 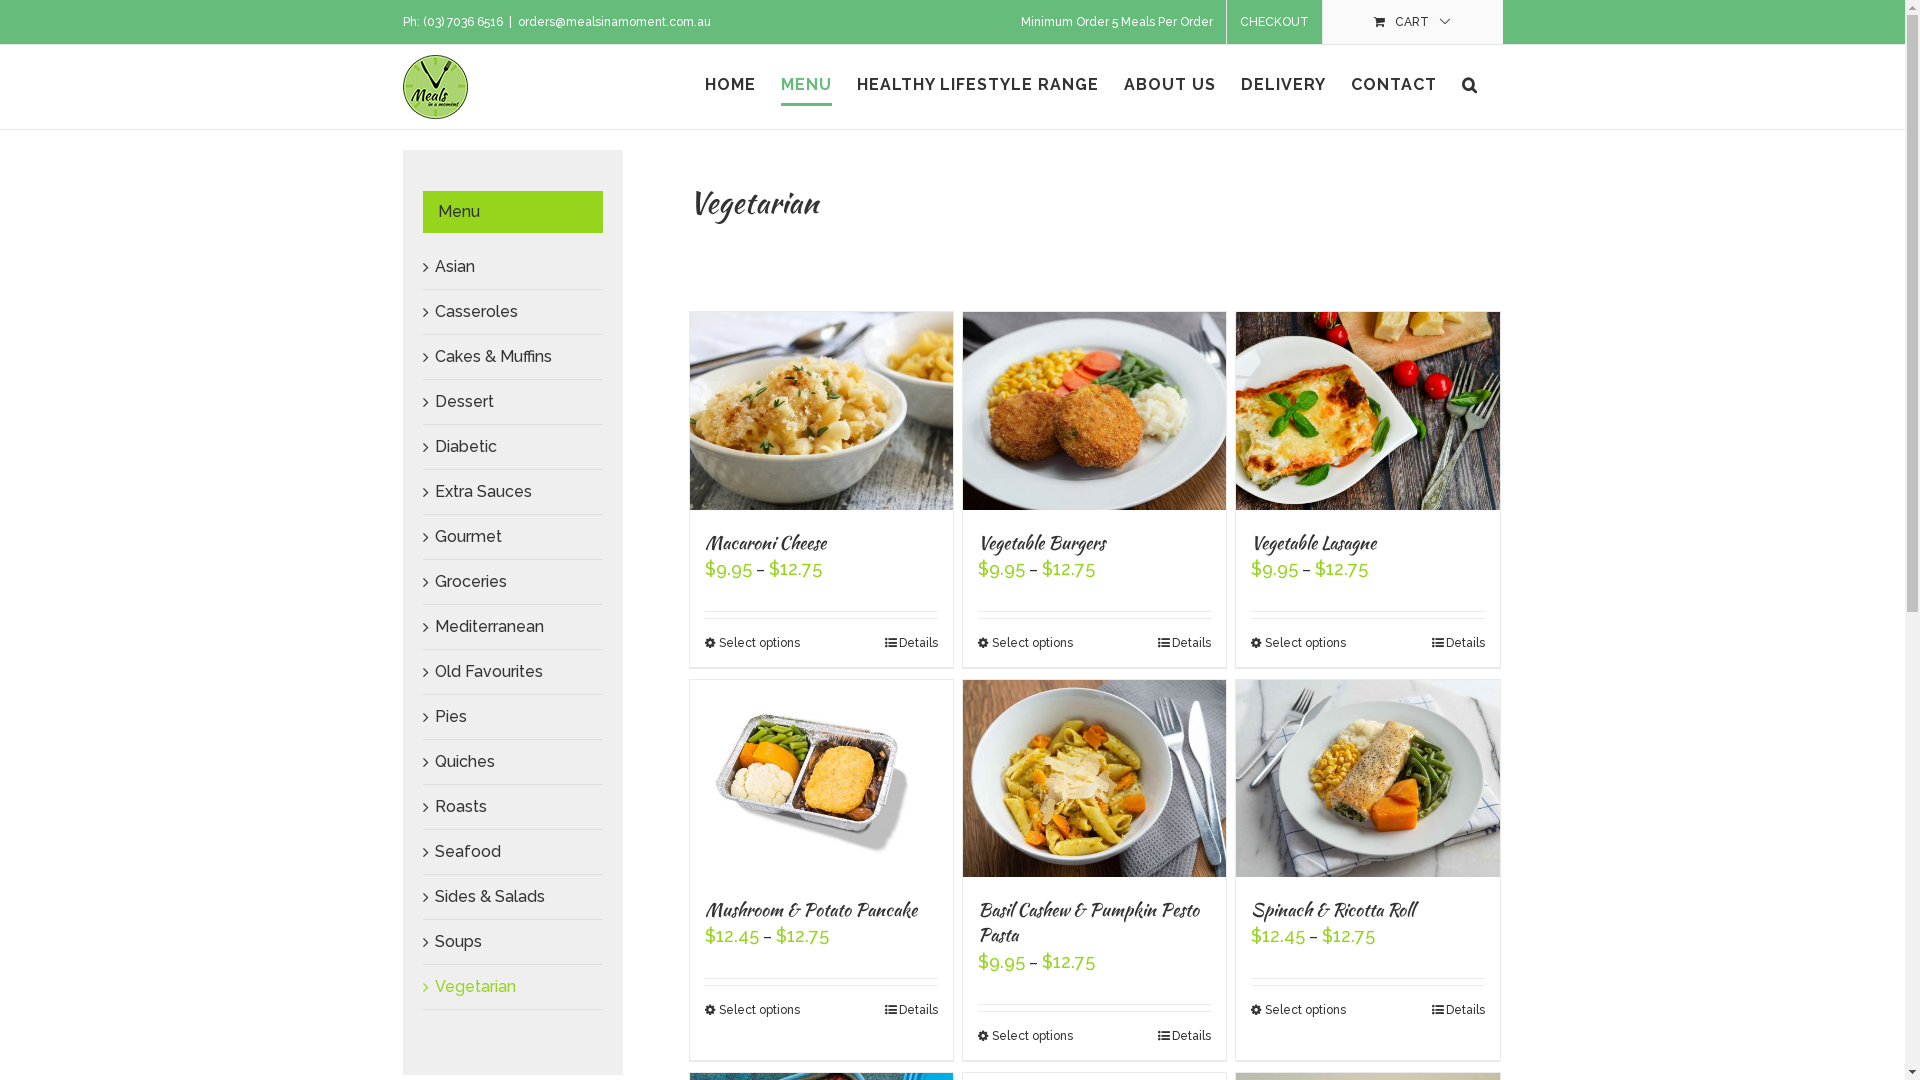 I want to click on 'Vegetarian', so click(x=473, y=985).